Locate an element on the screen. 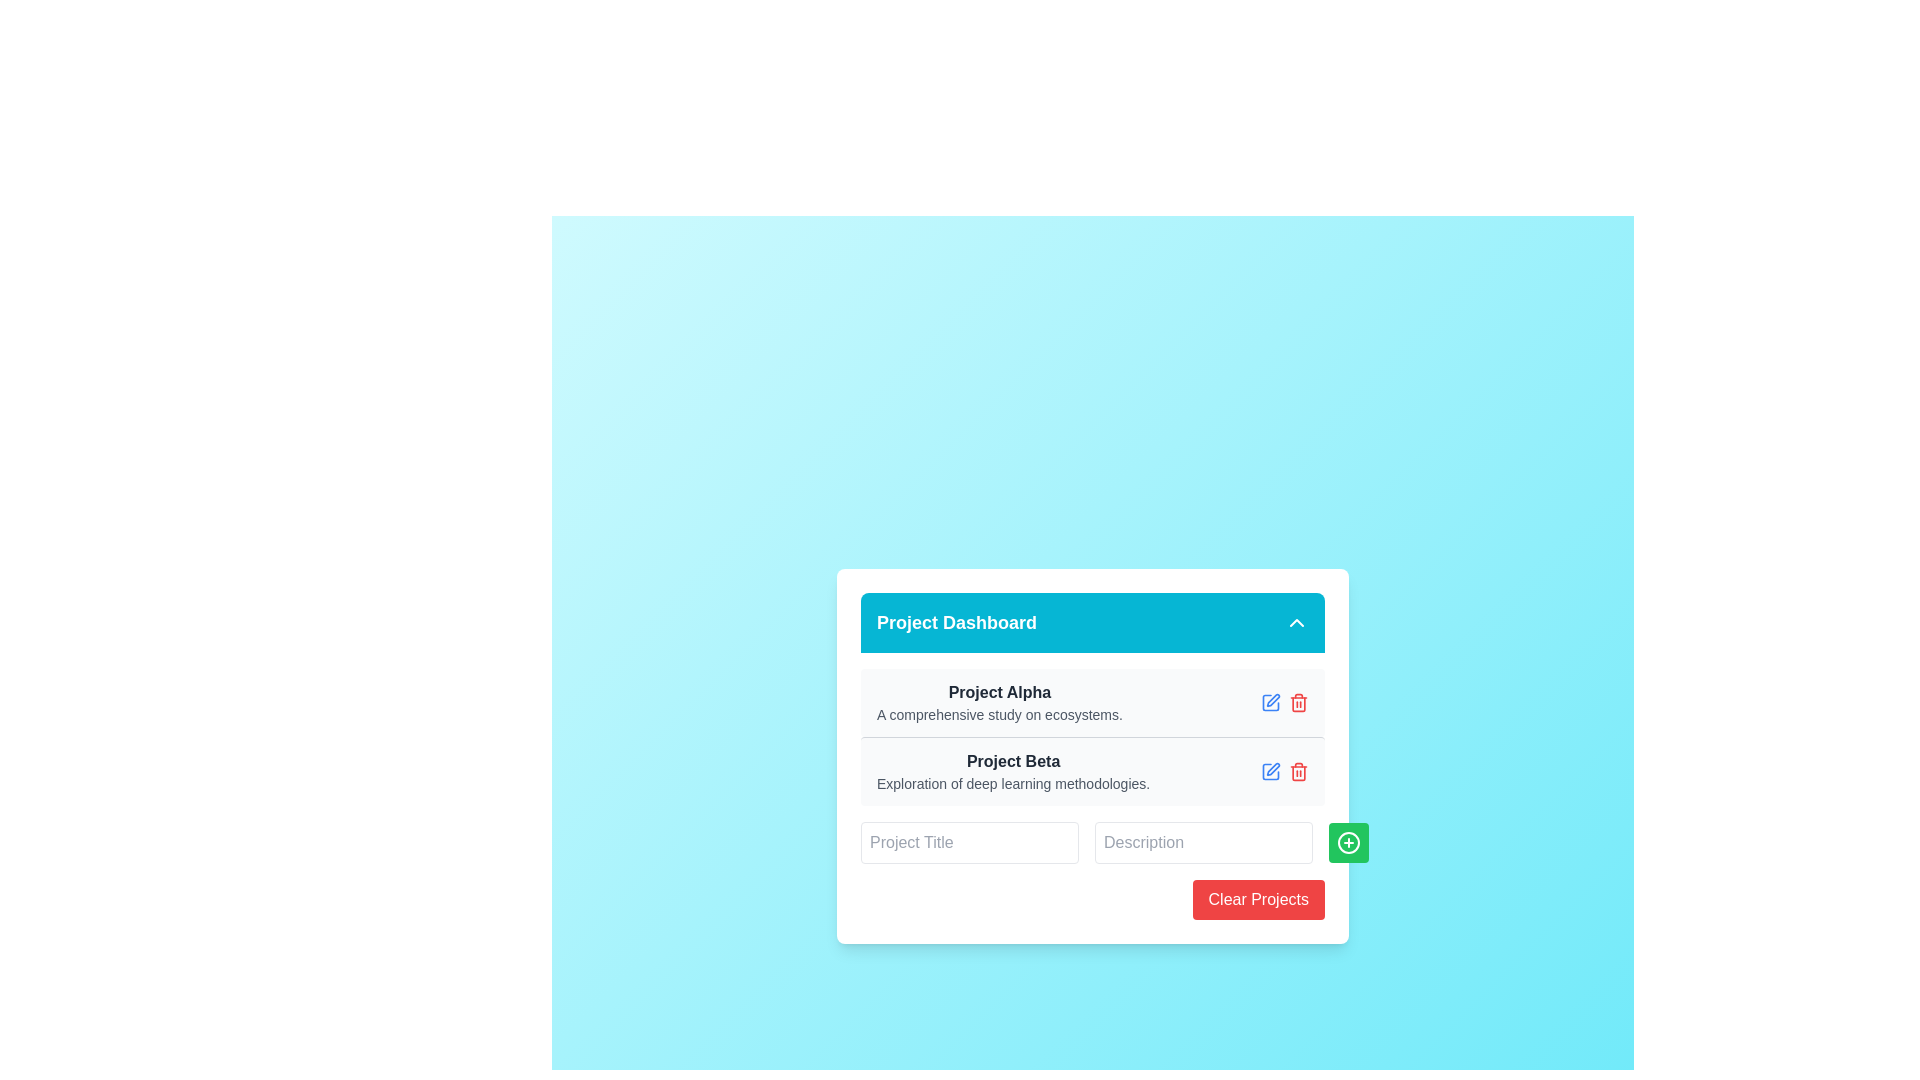  the List item representing 'Project Beta' in the Project Dashboard to trigger the hover effect is located at coordinates (1092, 770).